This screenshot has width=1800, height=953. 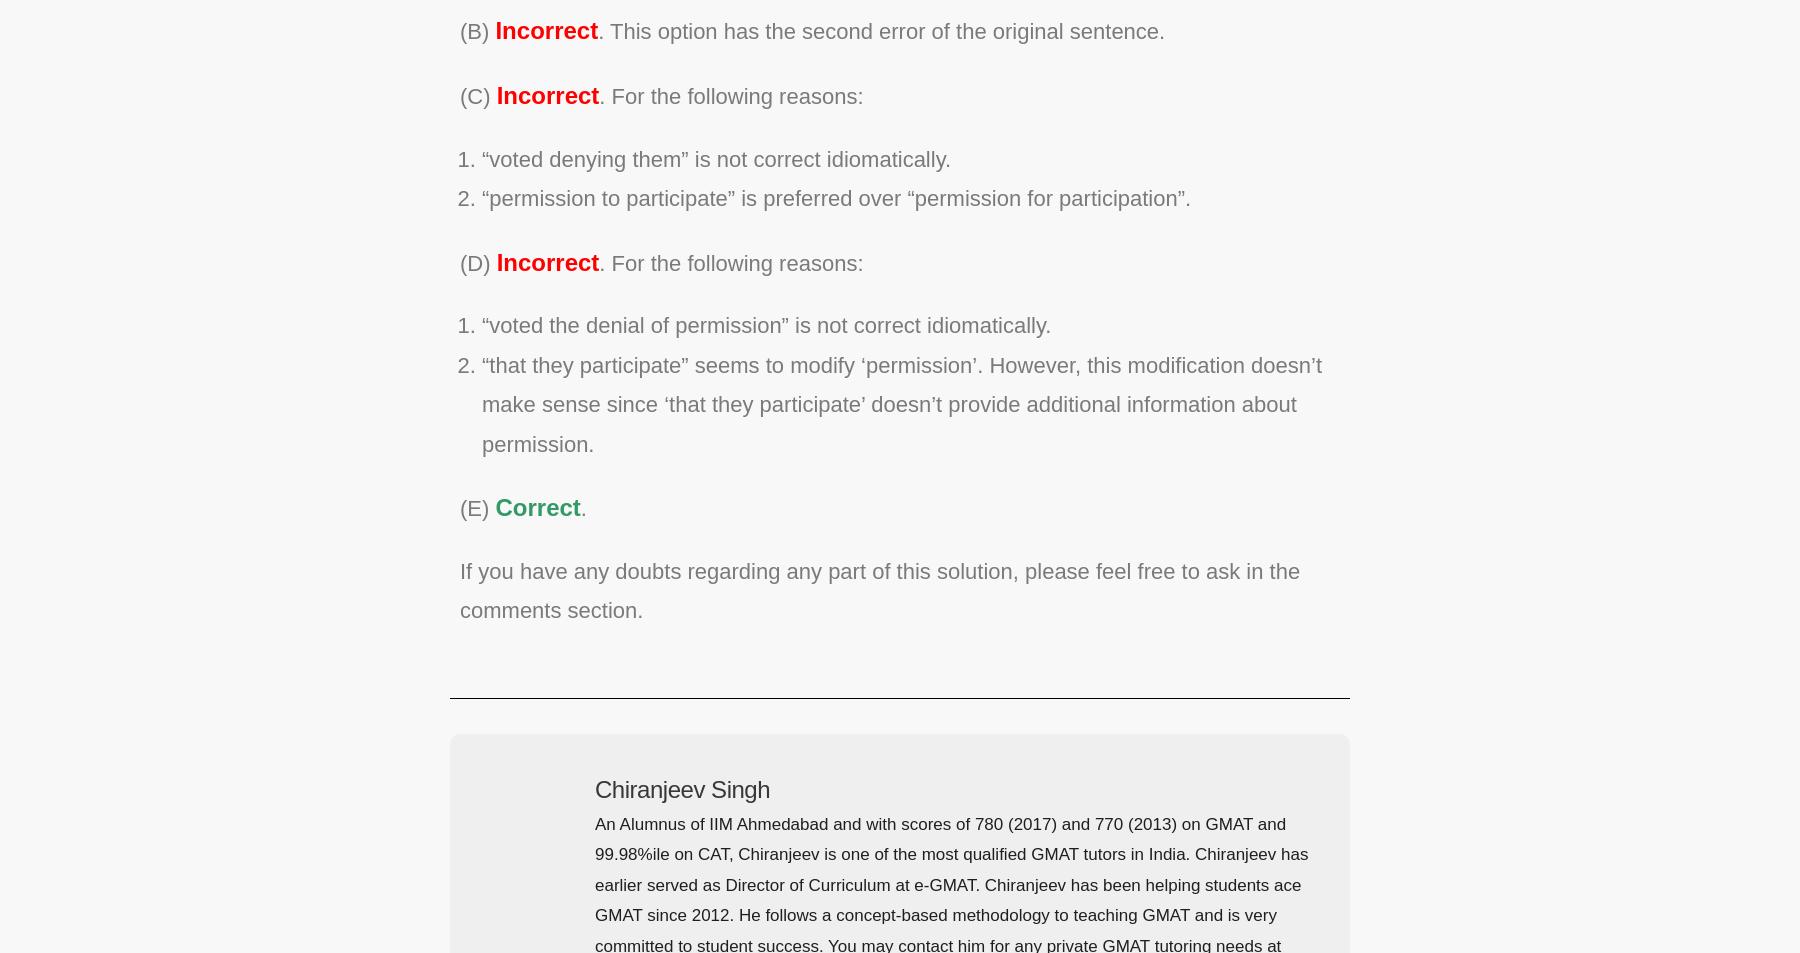 I want to click on '“that they participate” seems to modify ‘permission’. However, this modification doesn’t make sense since ‘that they participate’ doesn’t provide additional information about permission.', so click(x=481, y=402).